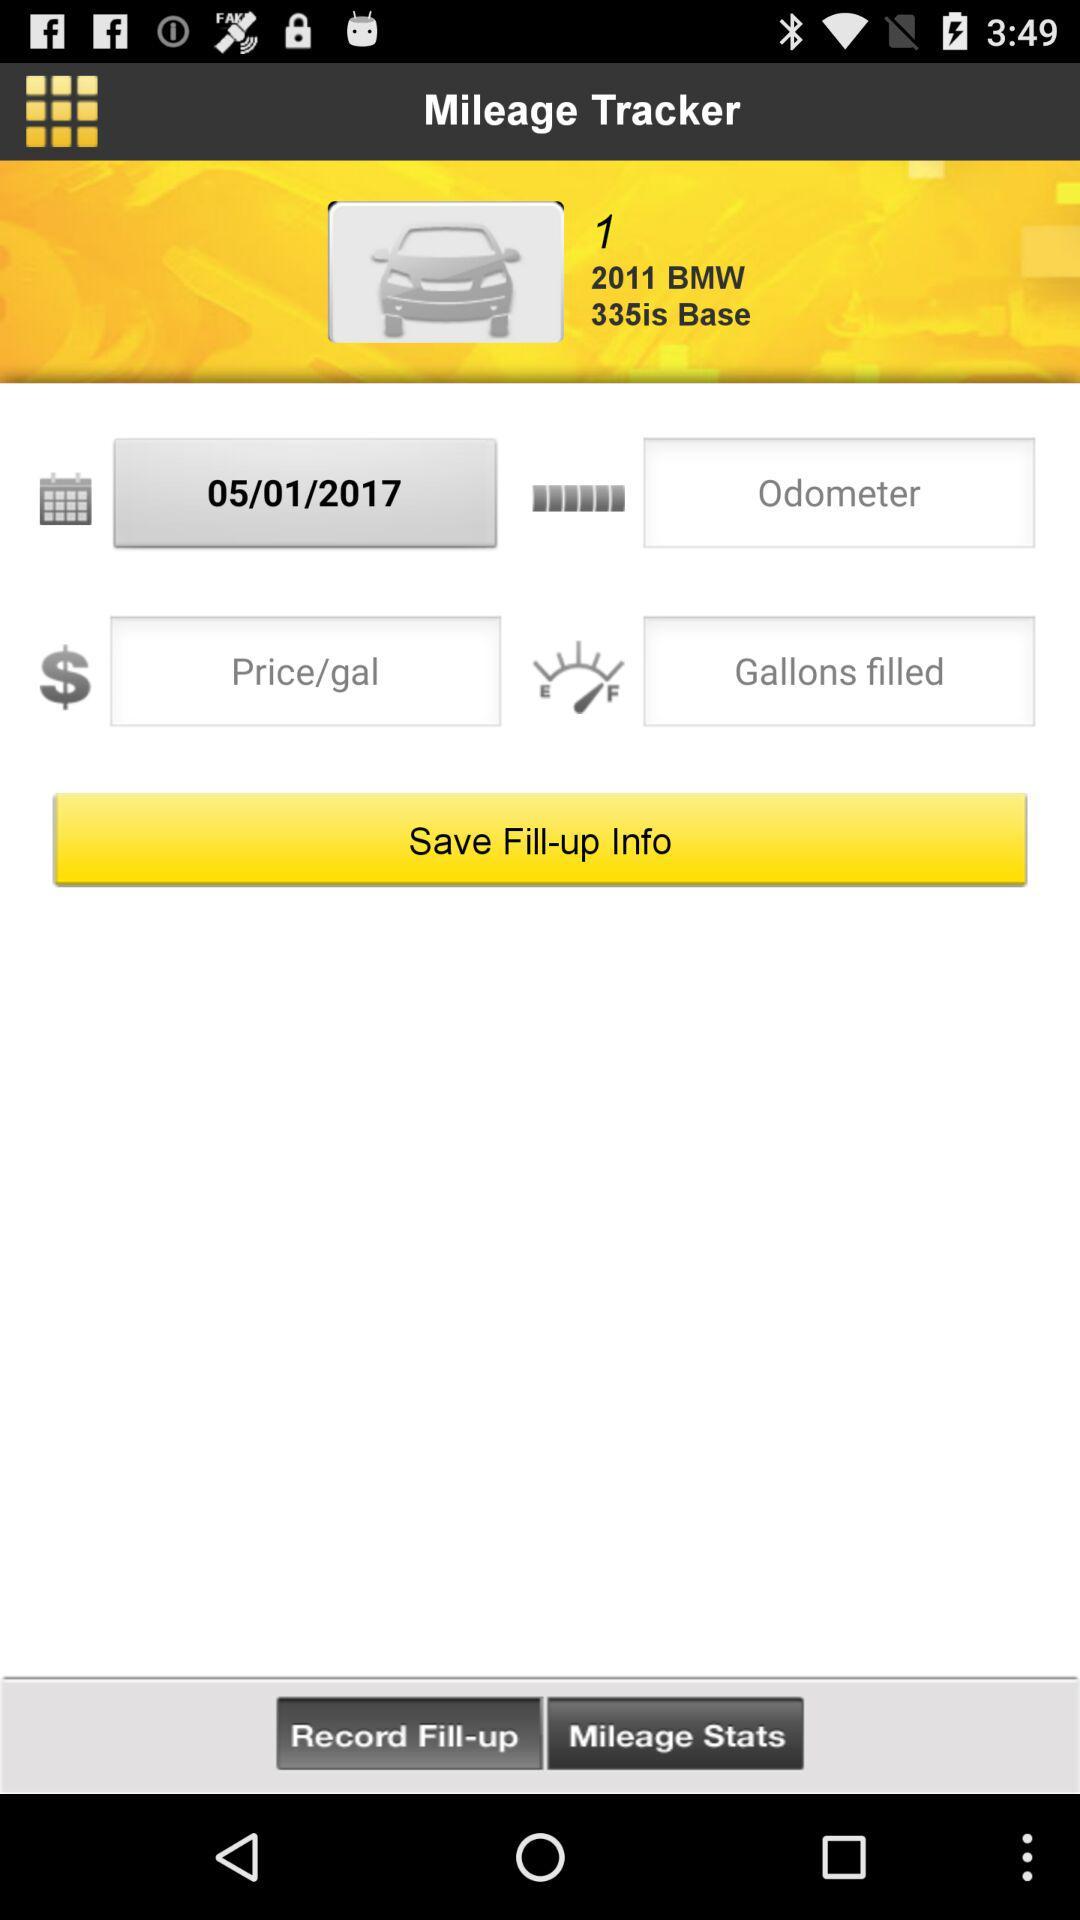  What do you see at coordinates (408, 1733) in the screenshot?
I see `record fill-up option` at bounding box center [408, 1733].